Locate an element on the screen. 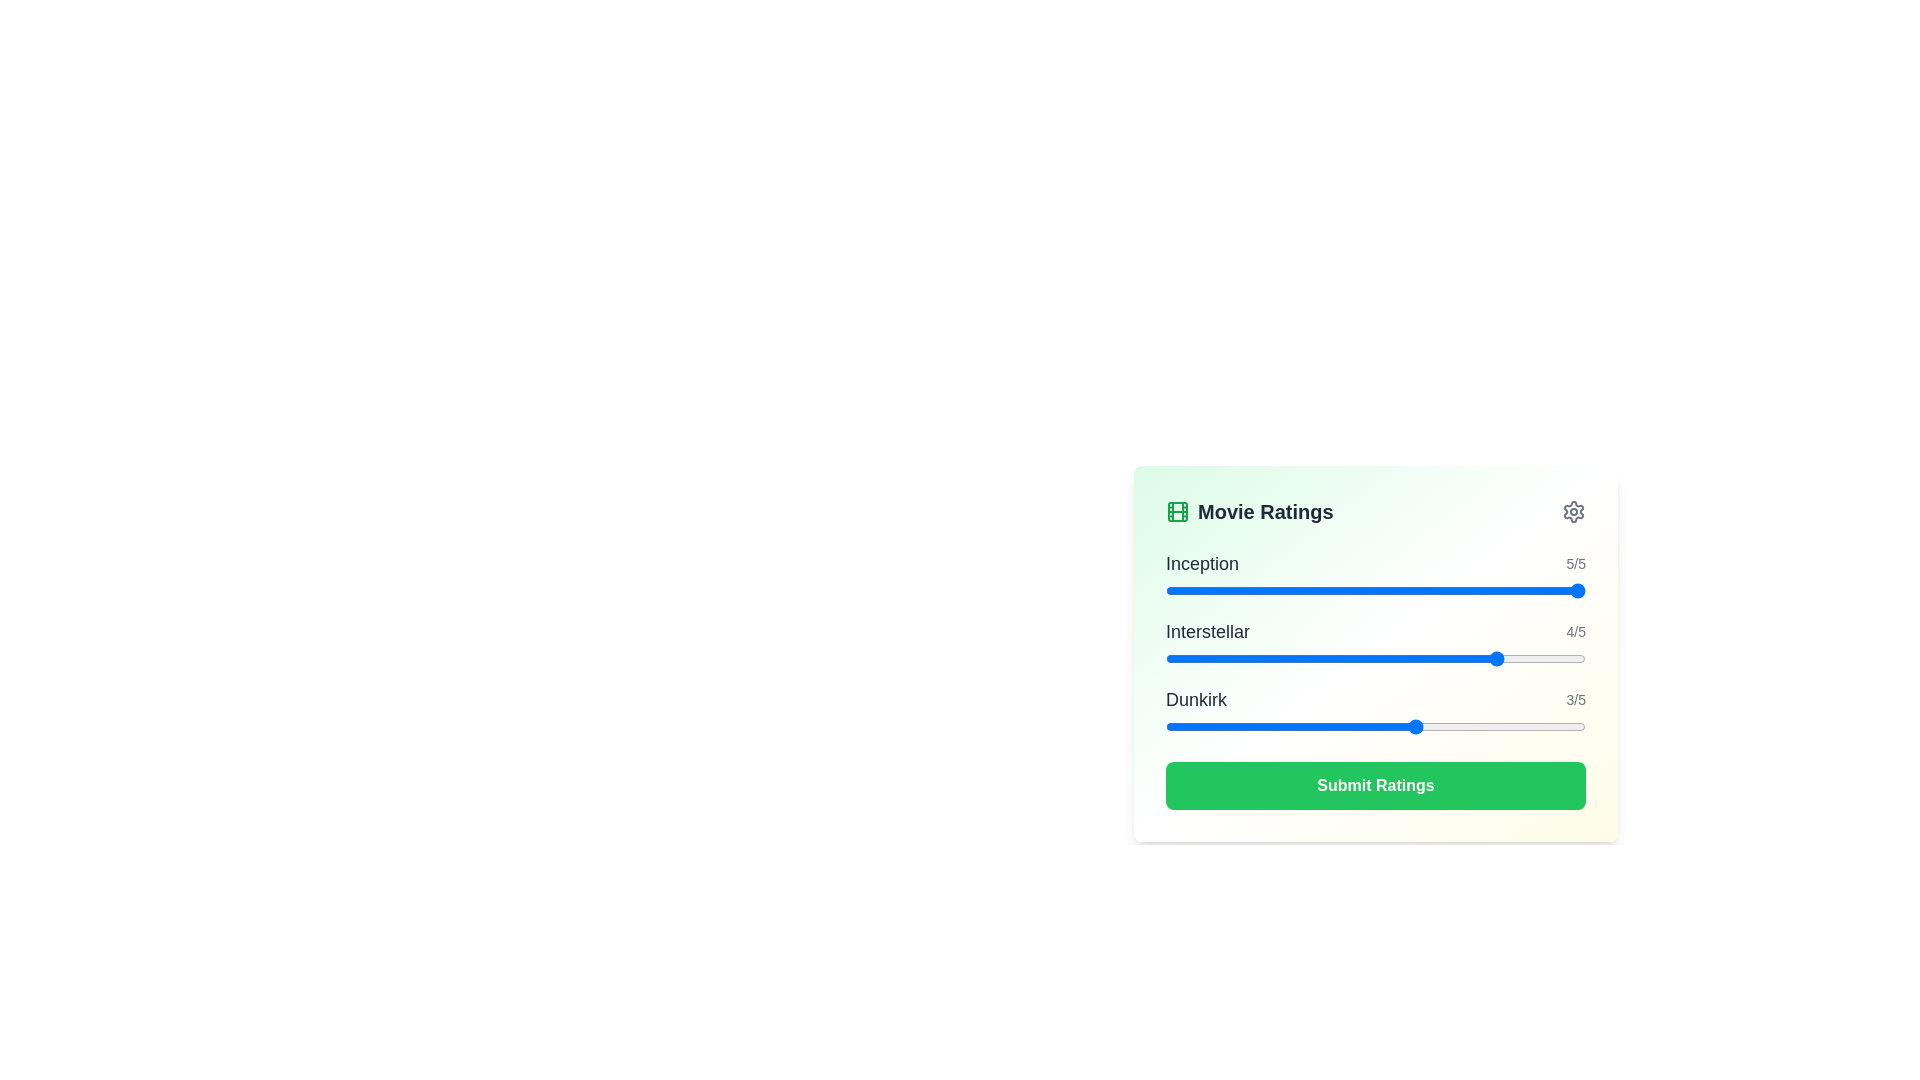 This screenshot has height=1080, width=1920. the Information Display Group that shows the movie title 'Dunkirk' and its rating '3/5' is located at coordinates (1375, 698).